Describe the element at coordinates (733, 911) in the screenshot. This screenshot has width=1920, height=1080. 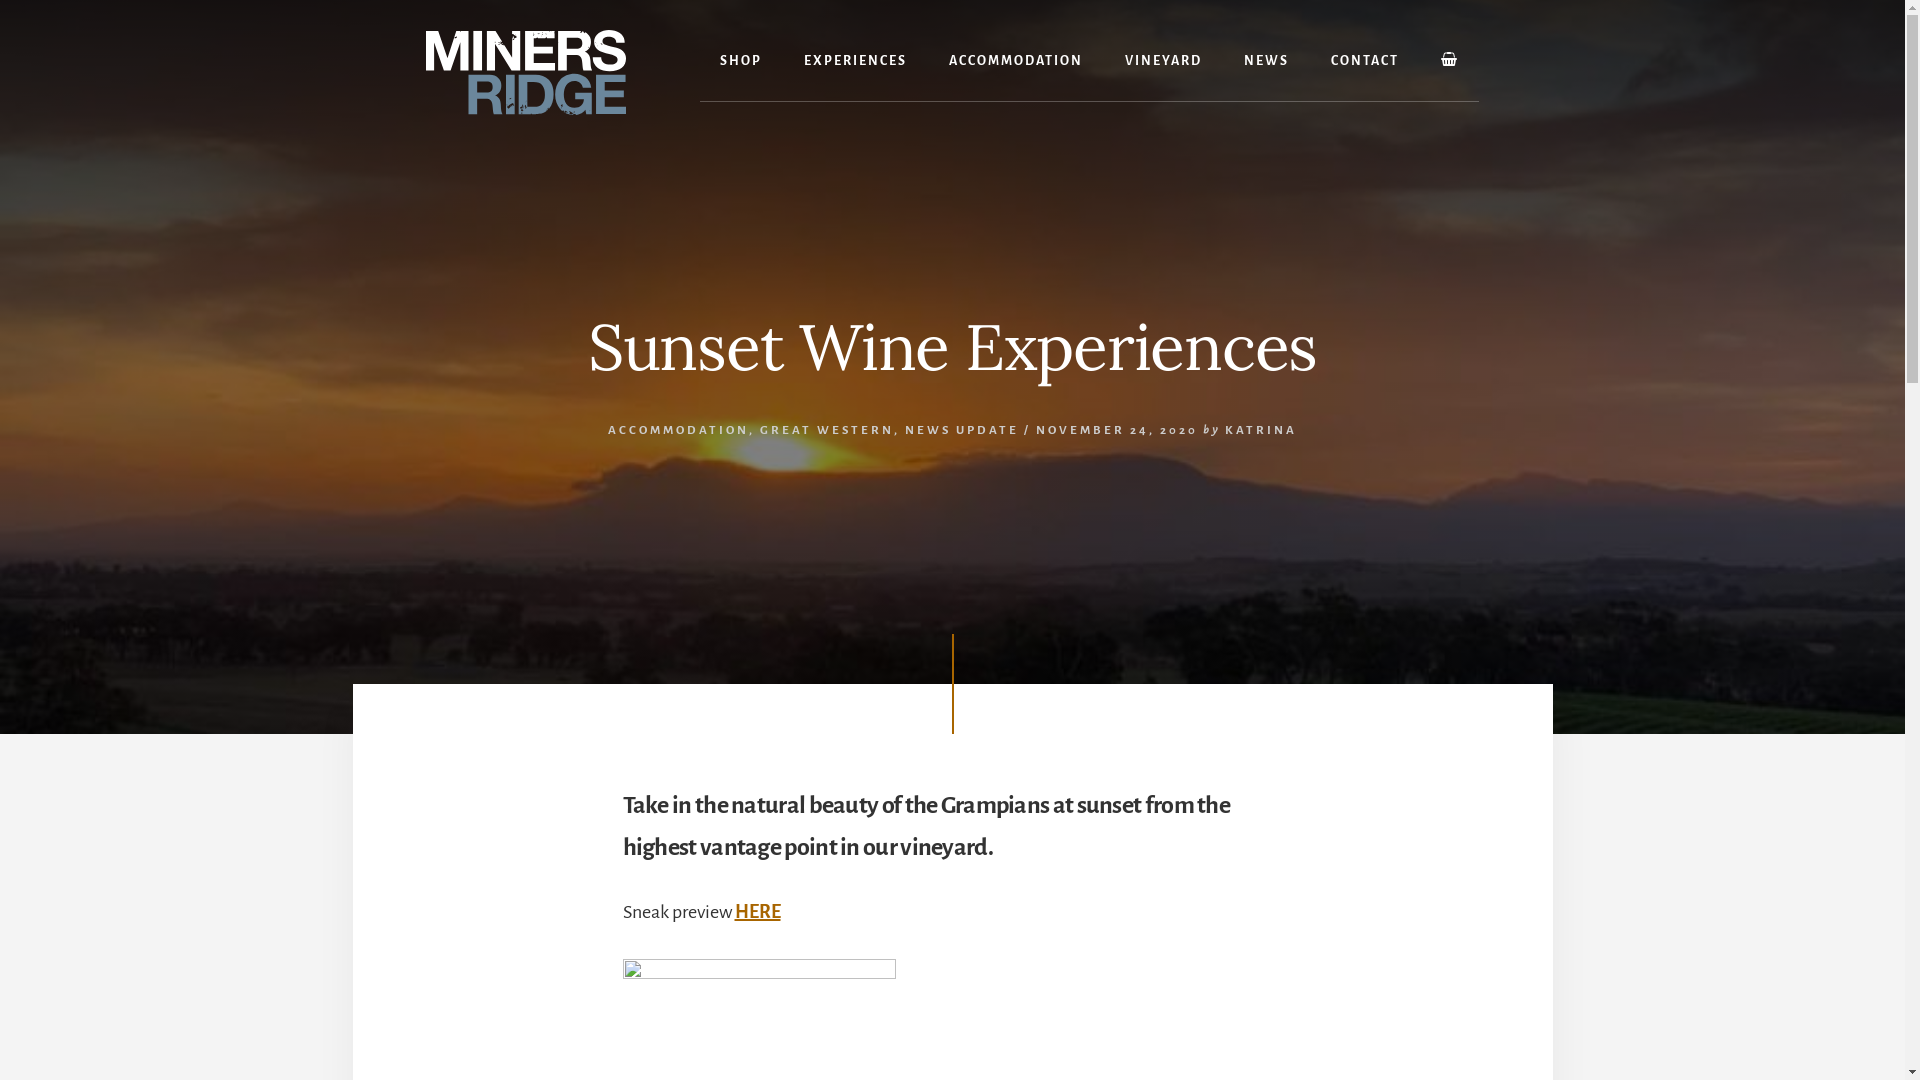
I see `'HERE'` at that location.